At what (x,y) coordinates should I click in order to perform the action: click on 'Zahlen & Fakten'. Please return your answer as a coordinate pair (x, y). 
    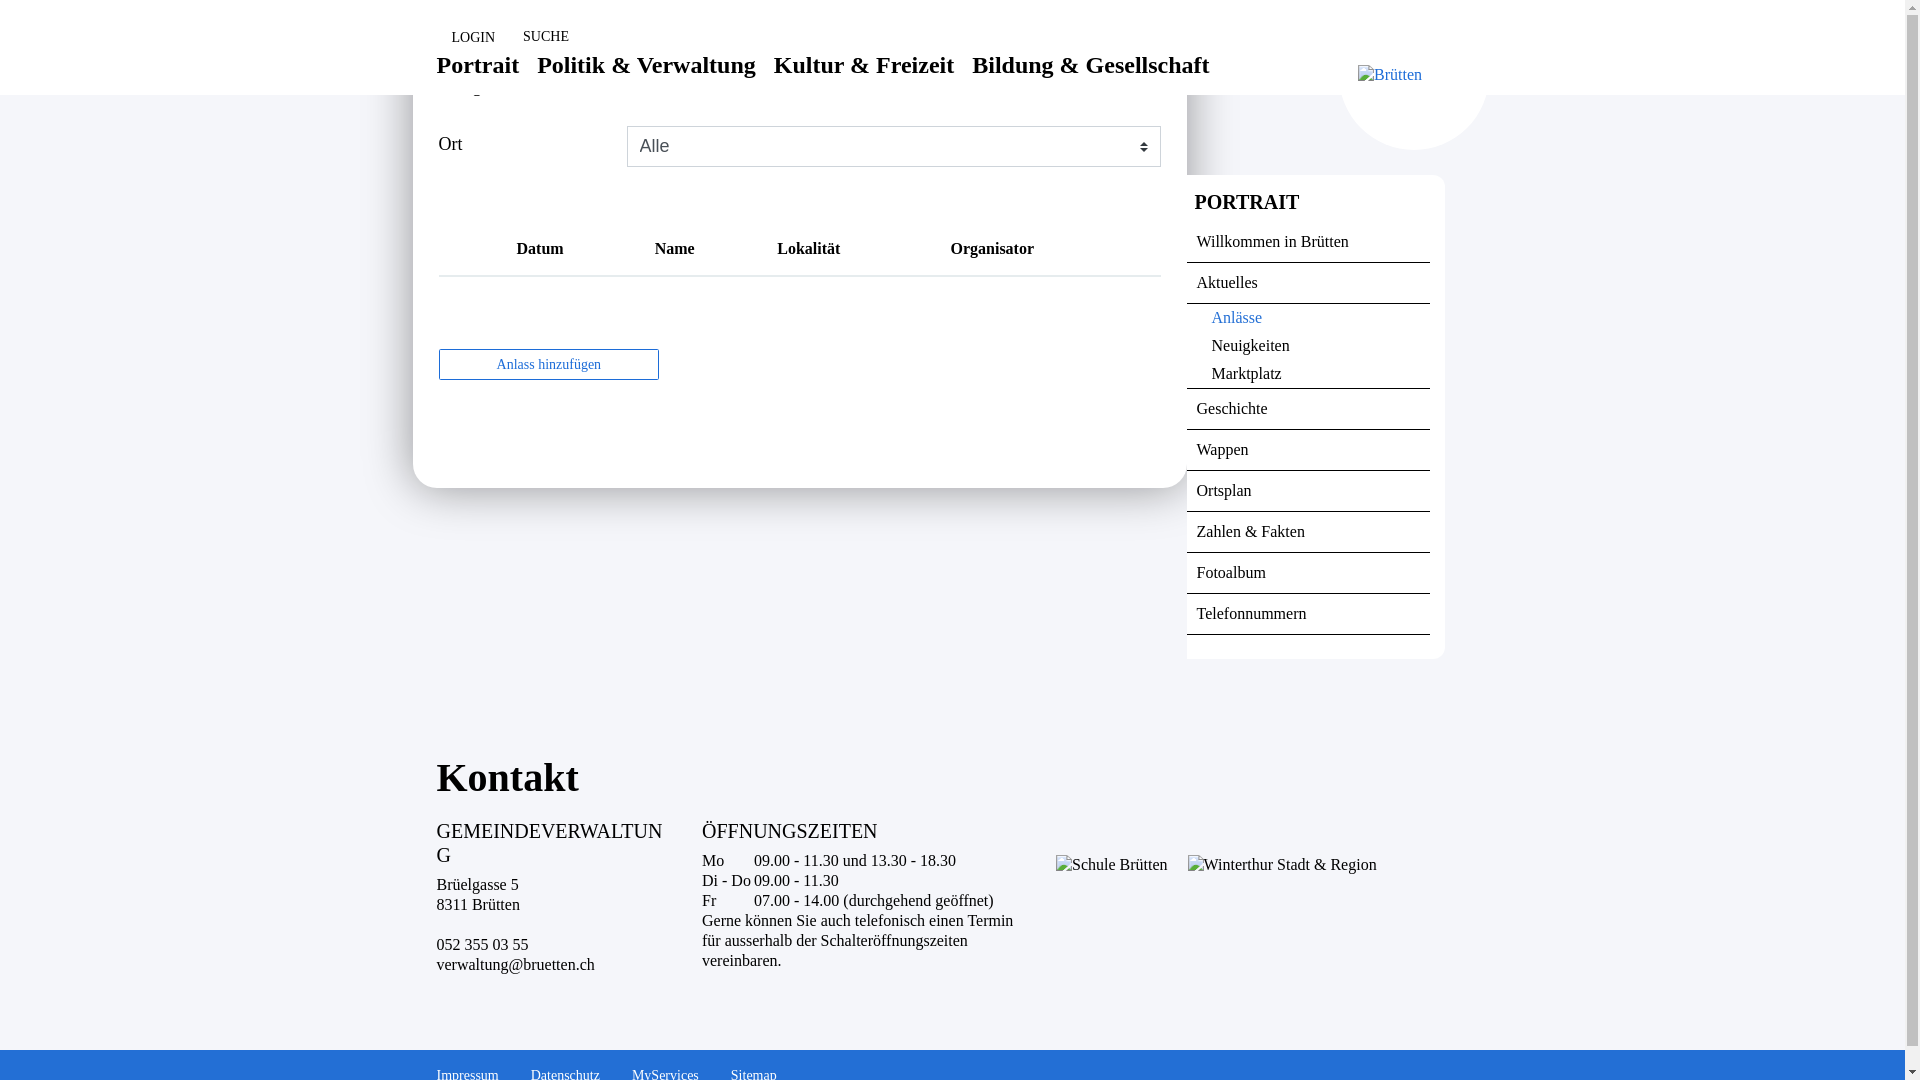
    Looking at the image, I should click on (1307, 531).